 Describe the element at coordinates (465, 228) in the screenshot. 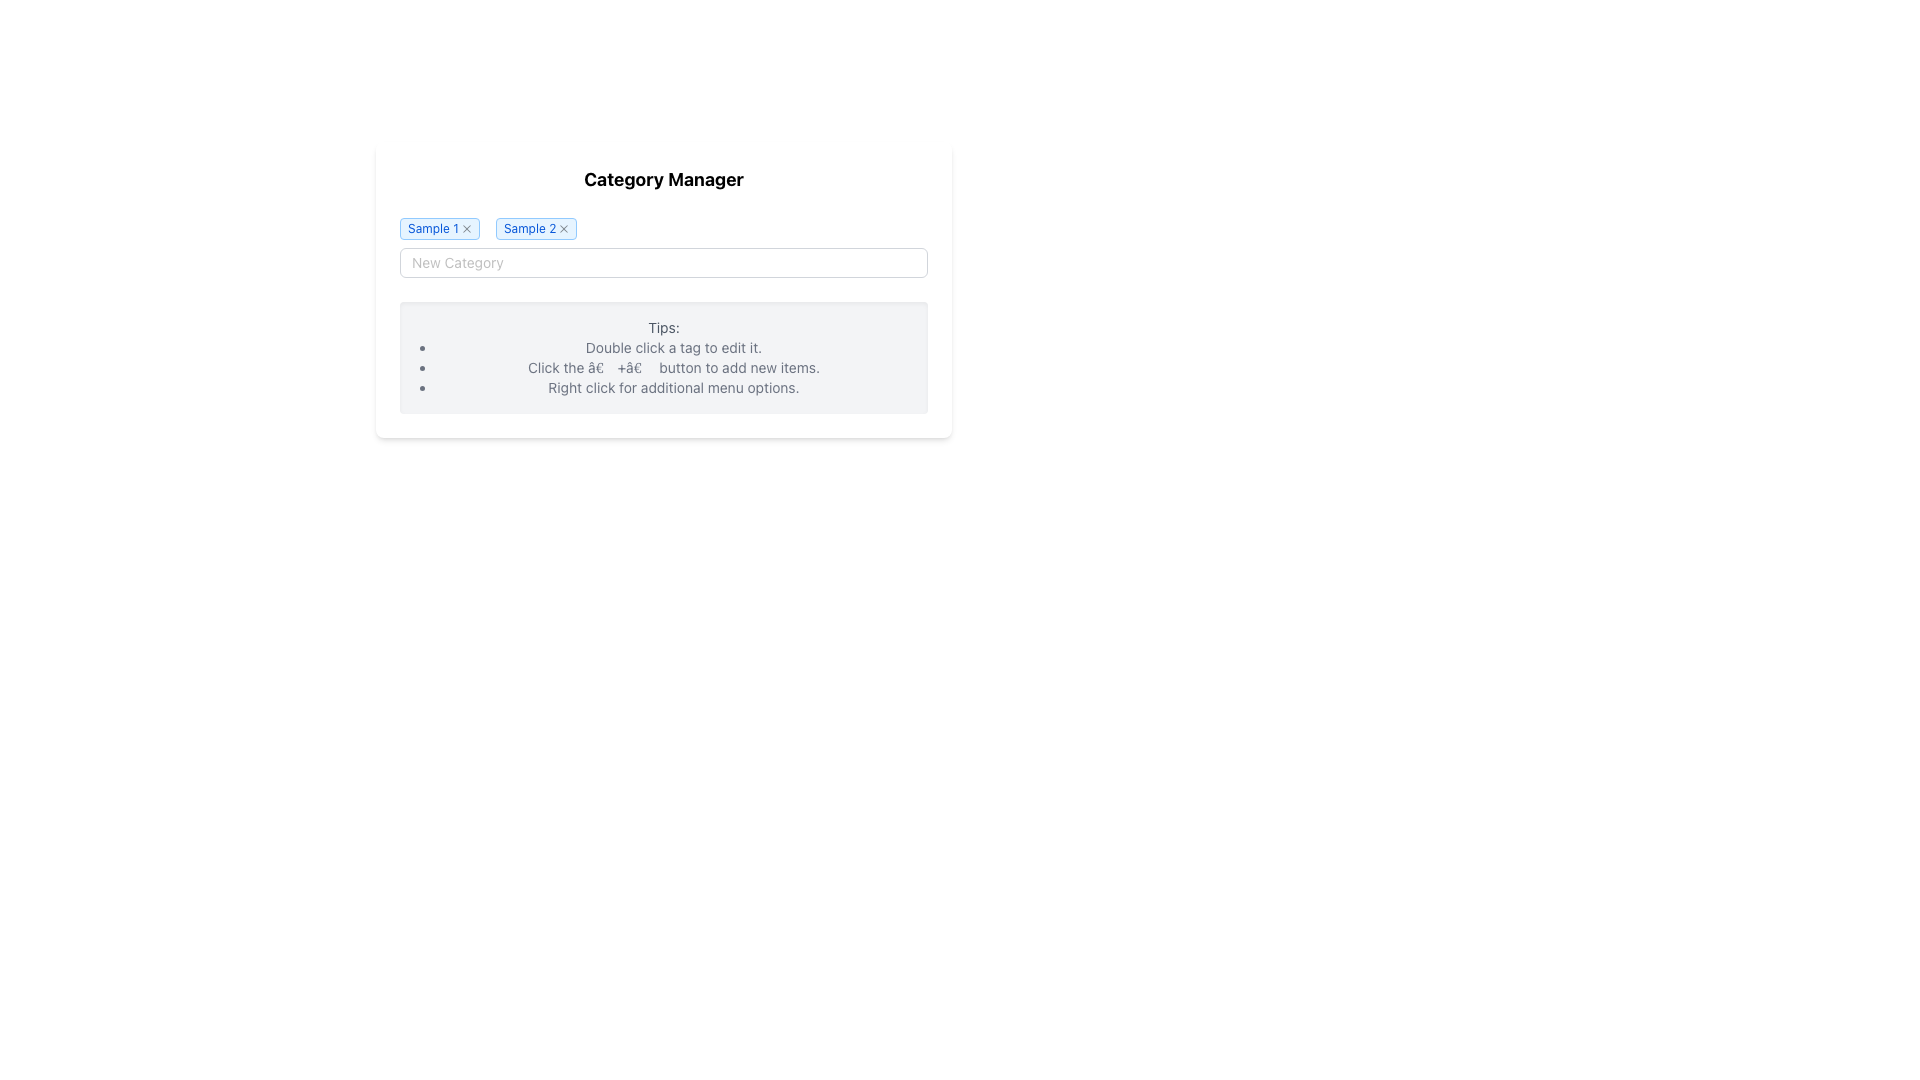

I see `the Close button icon, which is a gray 'x' symbol located inside the 'Sample 1' tag` at that location.